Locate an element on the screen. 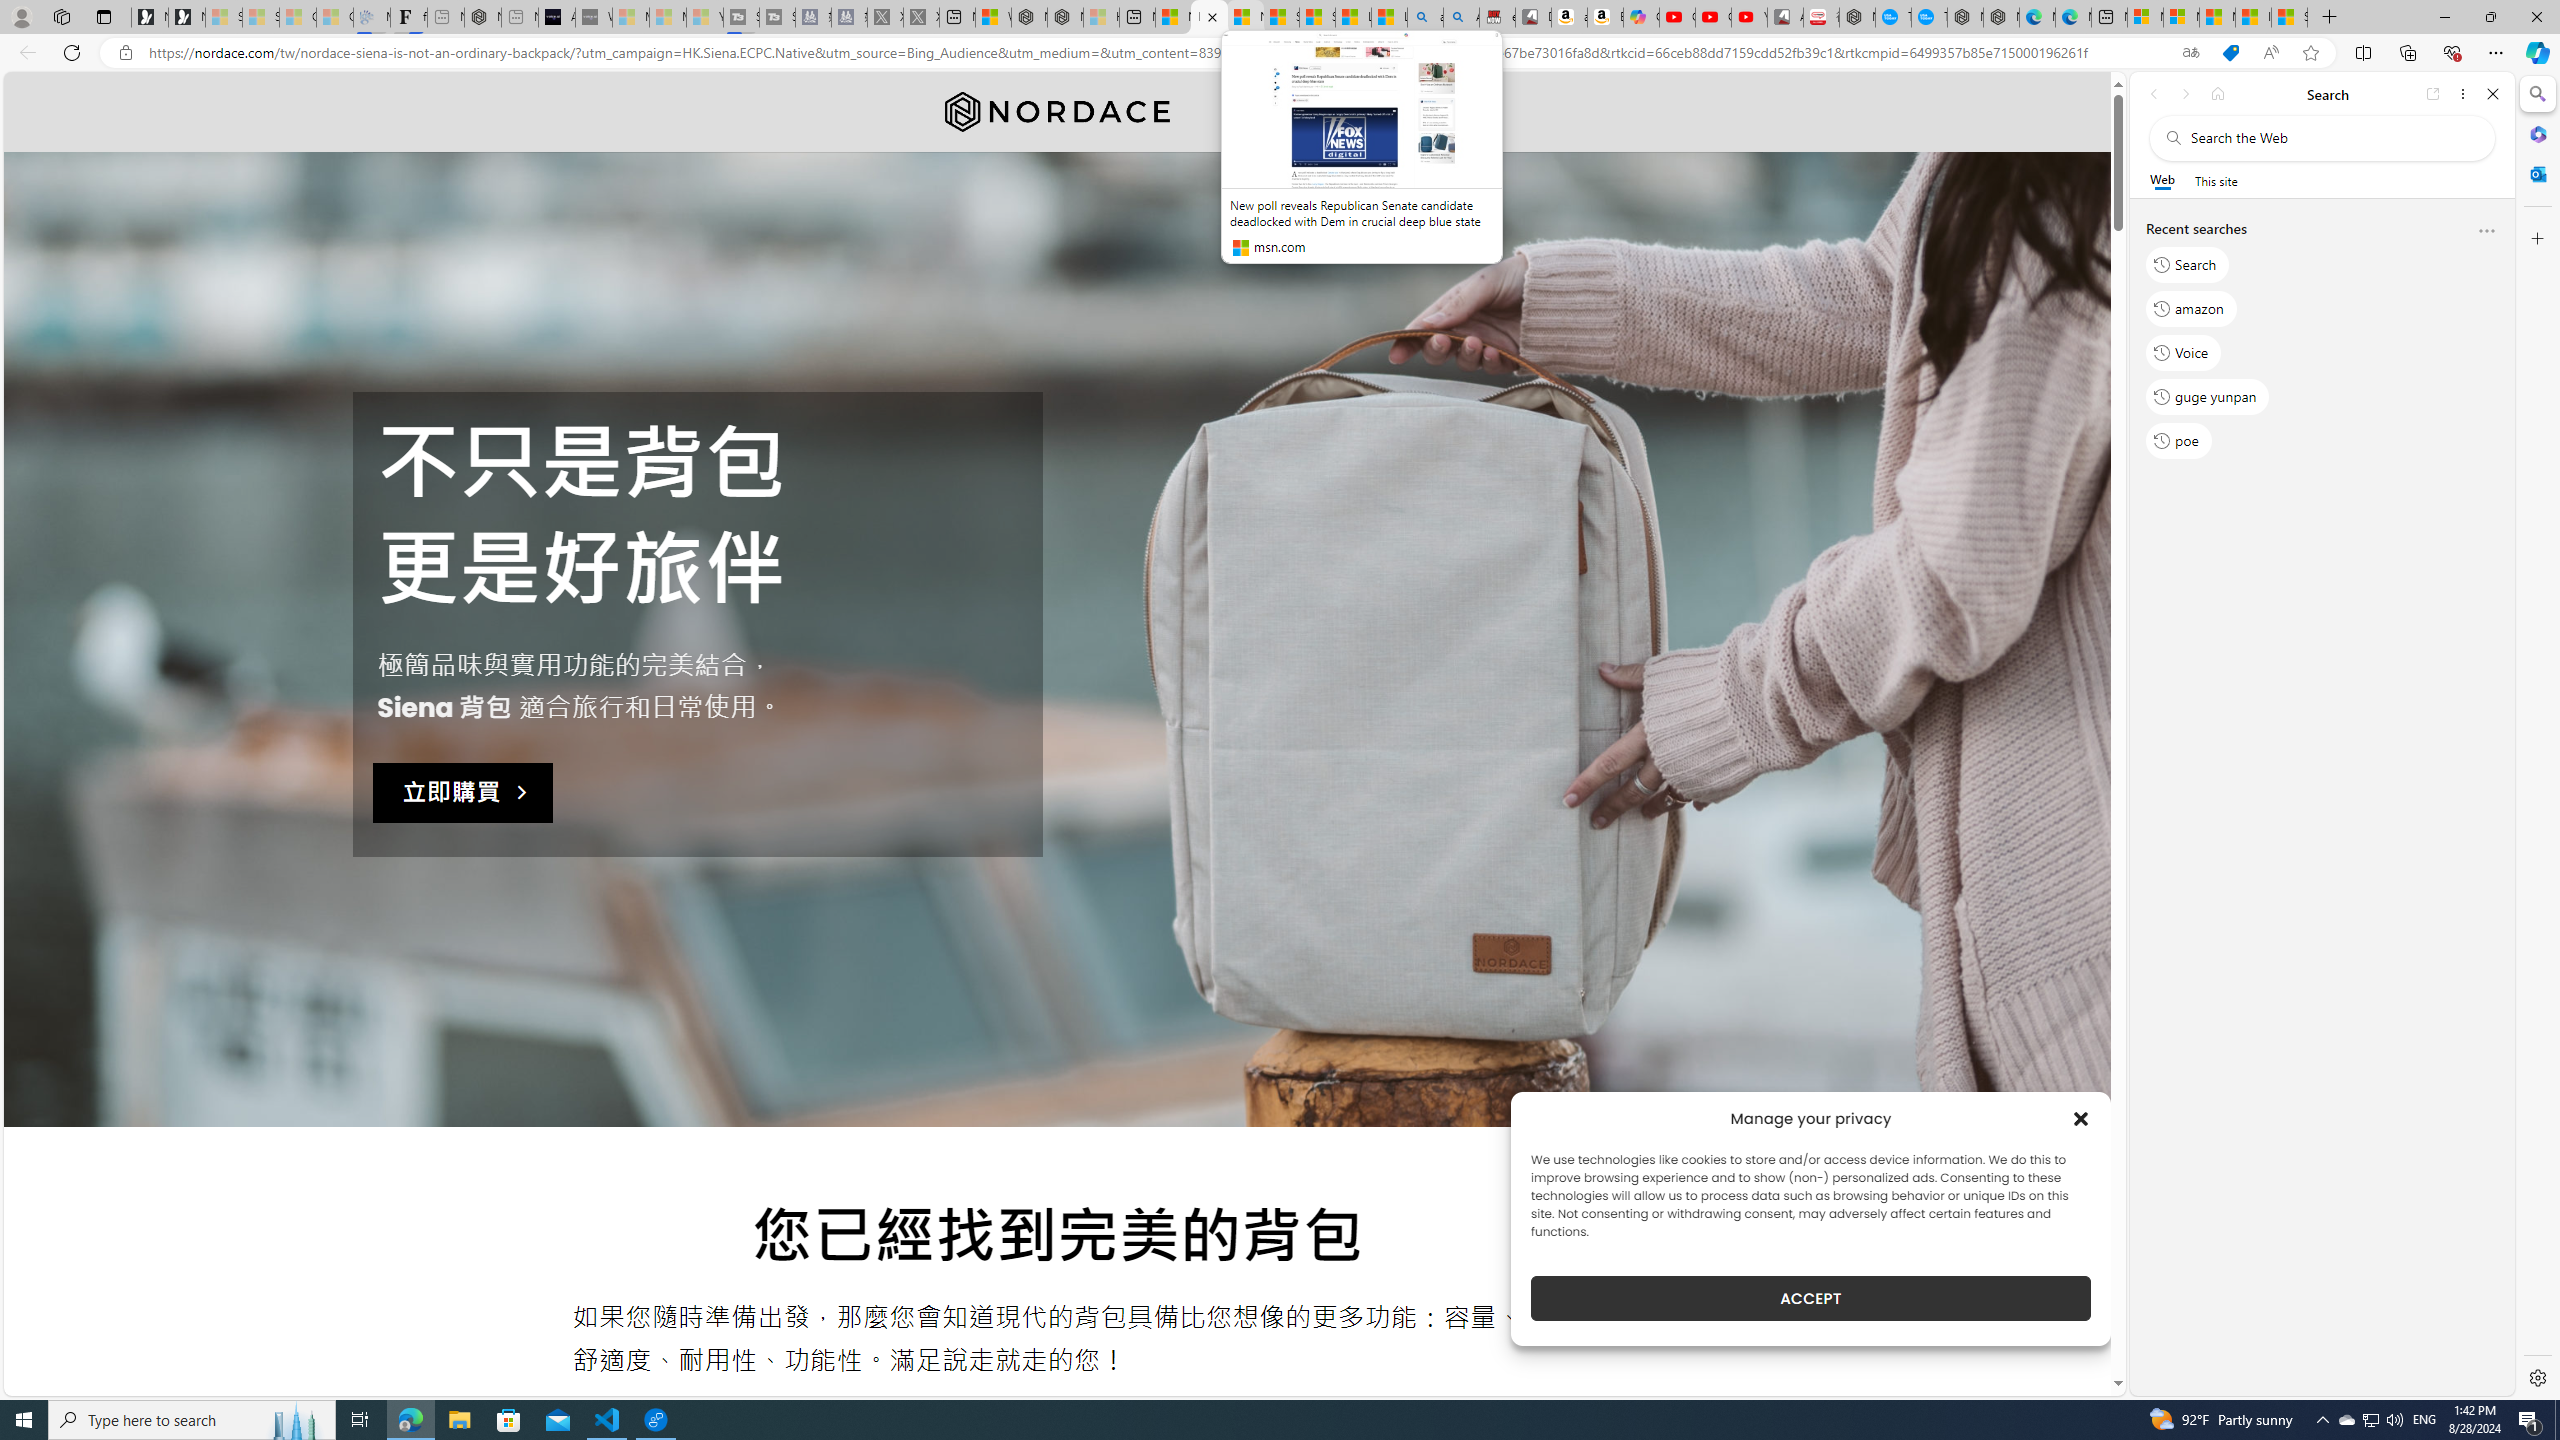 Image resolution: width=2560 pixels, height=1440 pixels. 'Search the web' is located at coordinates (2331, 137).